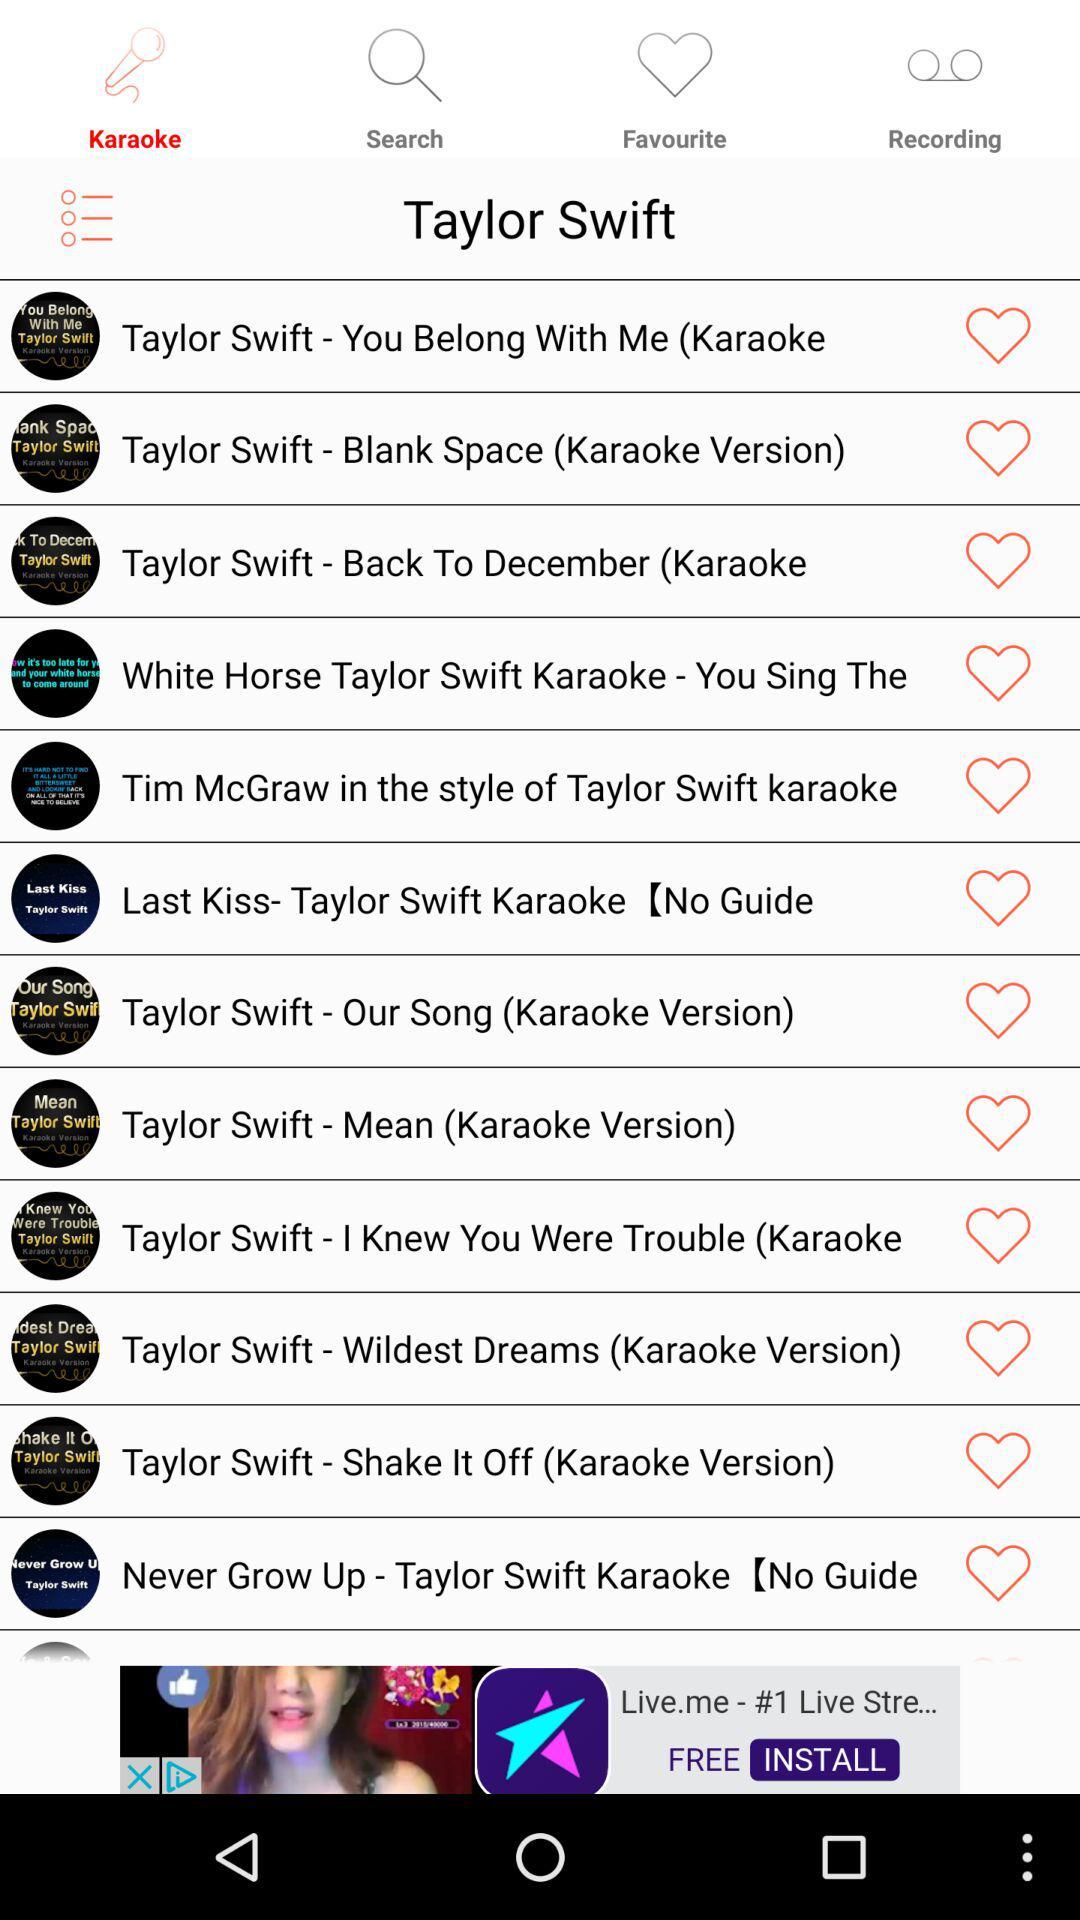 This screenshot has width=1080, height=1920. Describe the element at coordinates (998, 1235) in the screenshot. I see `song to favorites` at that location.